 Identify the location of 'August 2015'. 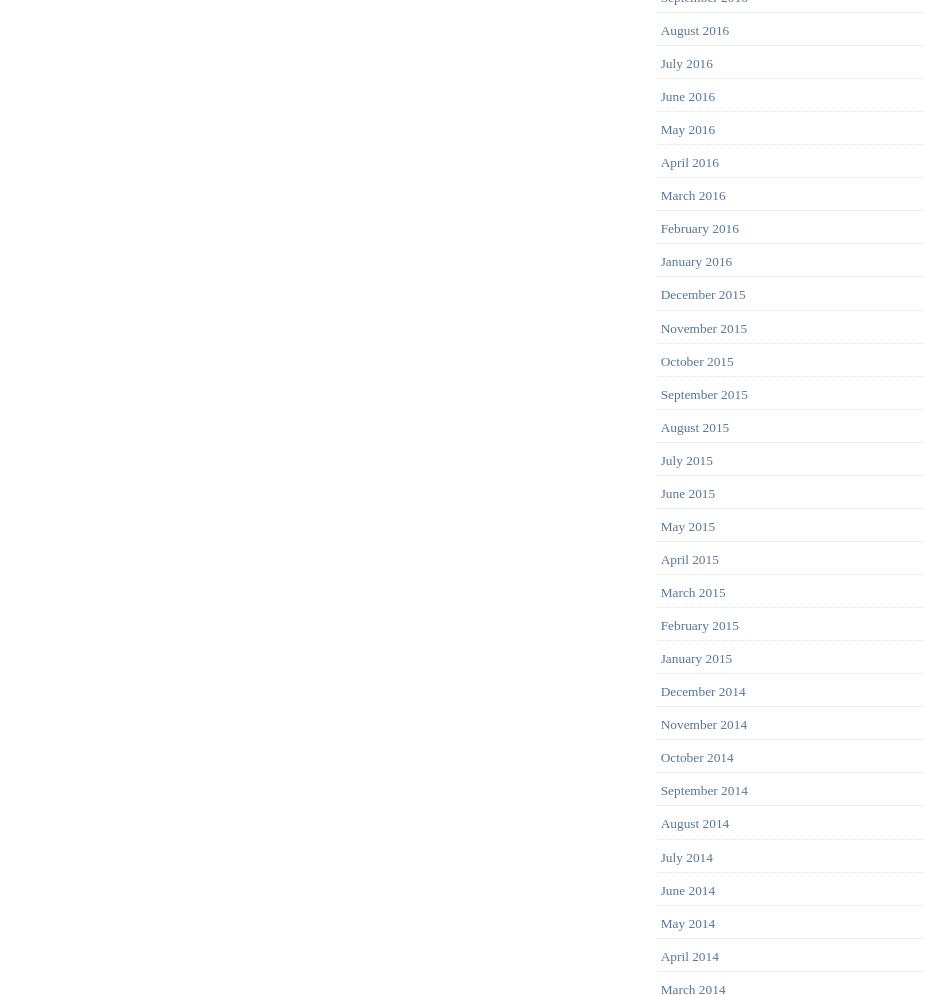
(660, 425).